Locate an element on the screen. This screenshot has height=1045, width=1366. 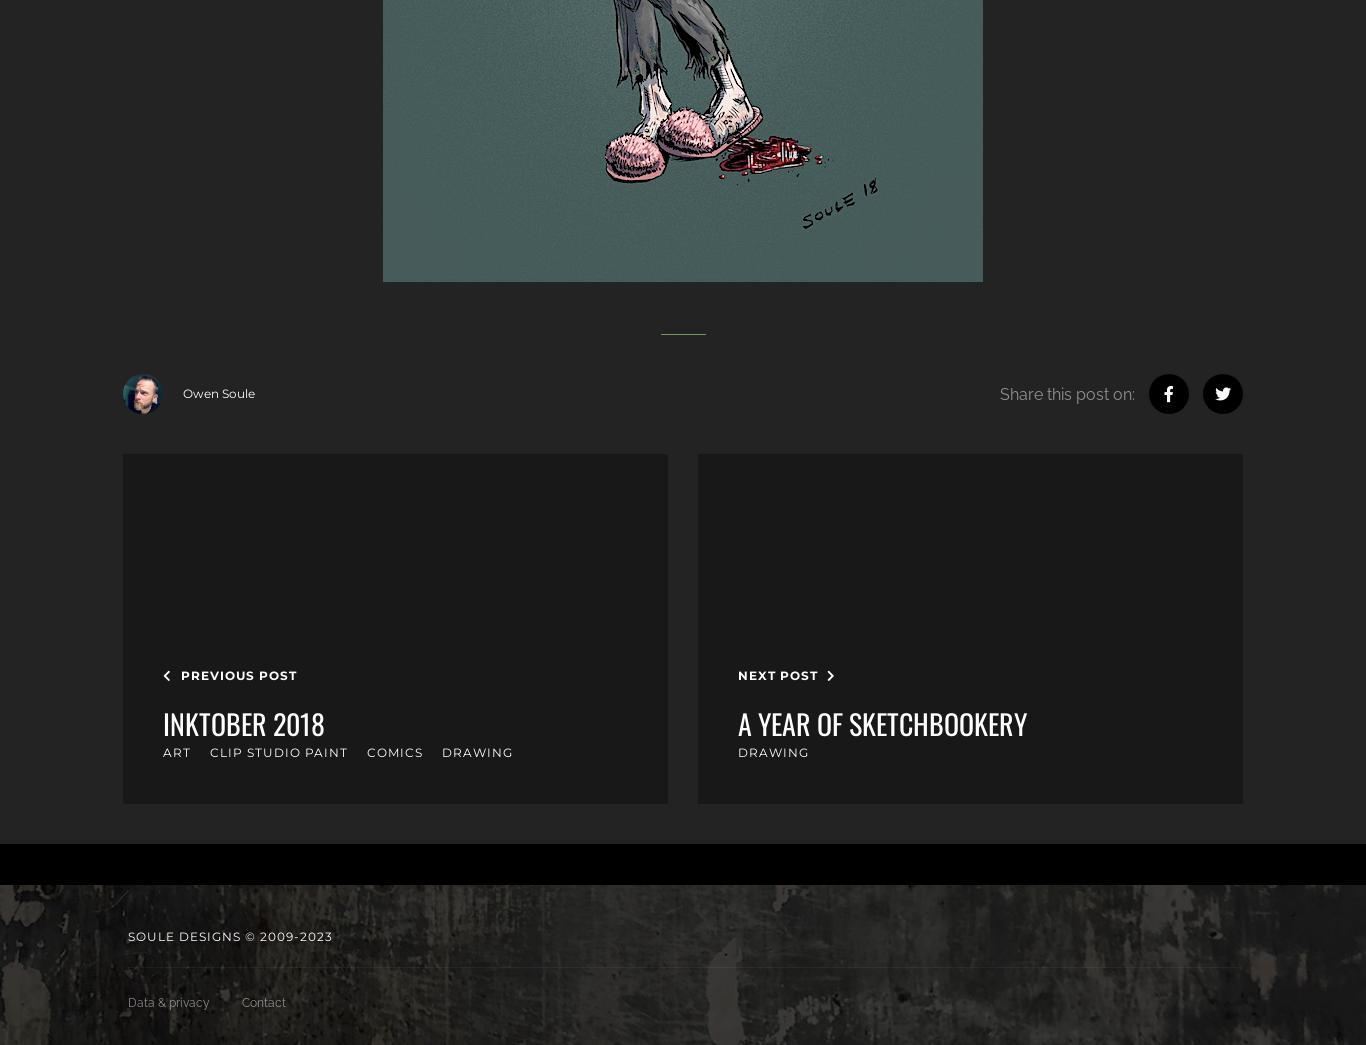
'A Year of Sketchbookery' is located at coordinates (738, 721).